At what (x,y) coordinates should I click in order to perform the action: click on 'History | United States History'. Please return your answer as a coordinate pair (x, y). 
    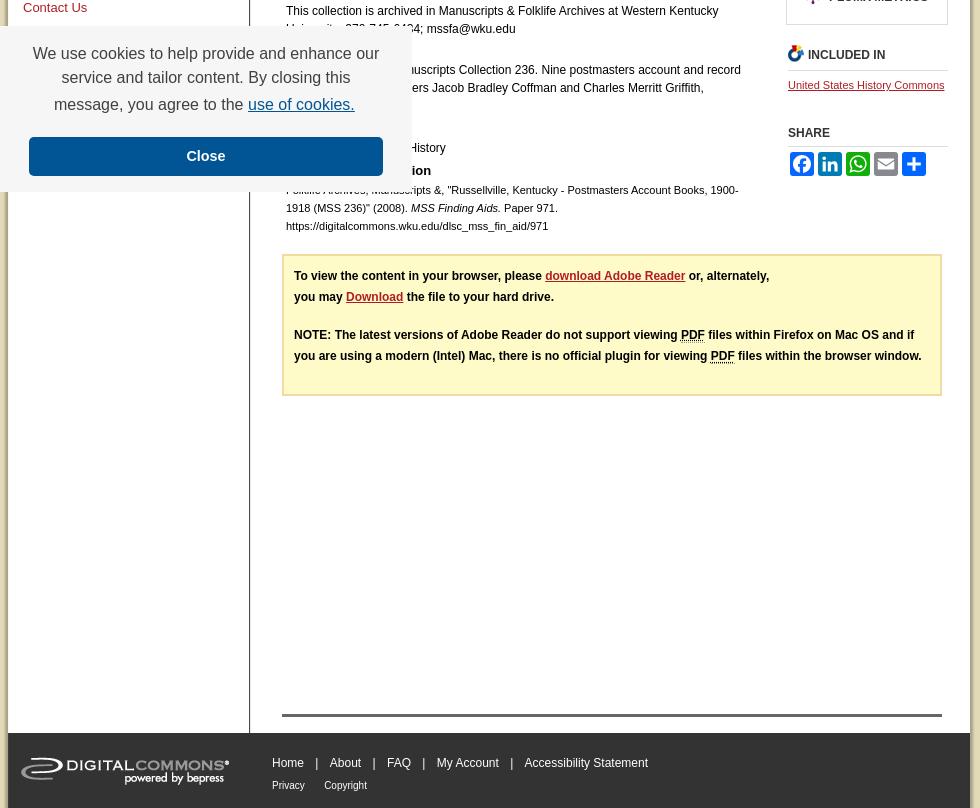
    Looking at the image, I should click on (285, 147).